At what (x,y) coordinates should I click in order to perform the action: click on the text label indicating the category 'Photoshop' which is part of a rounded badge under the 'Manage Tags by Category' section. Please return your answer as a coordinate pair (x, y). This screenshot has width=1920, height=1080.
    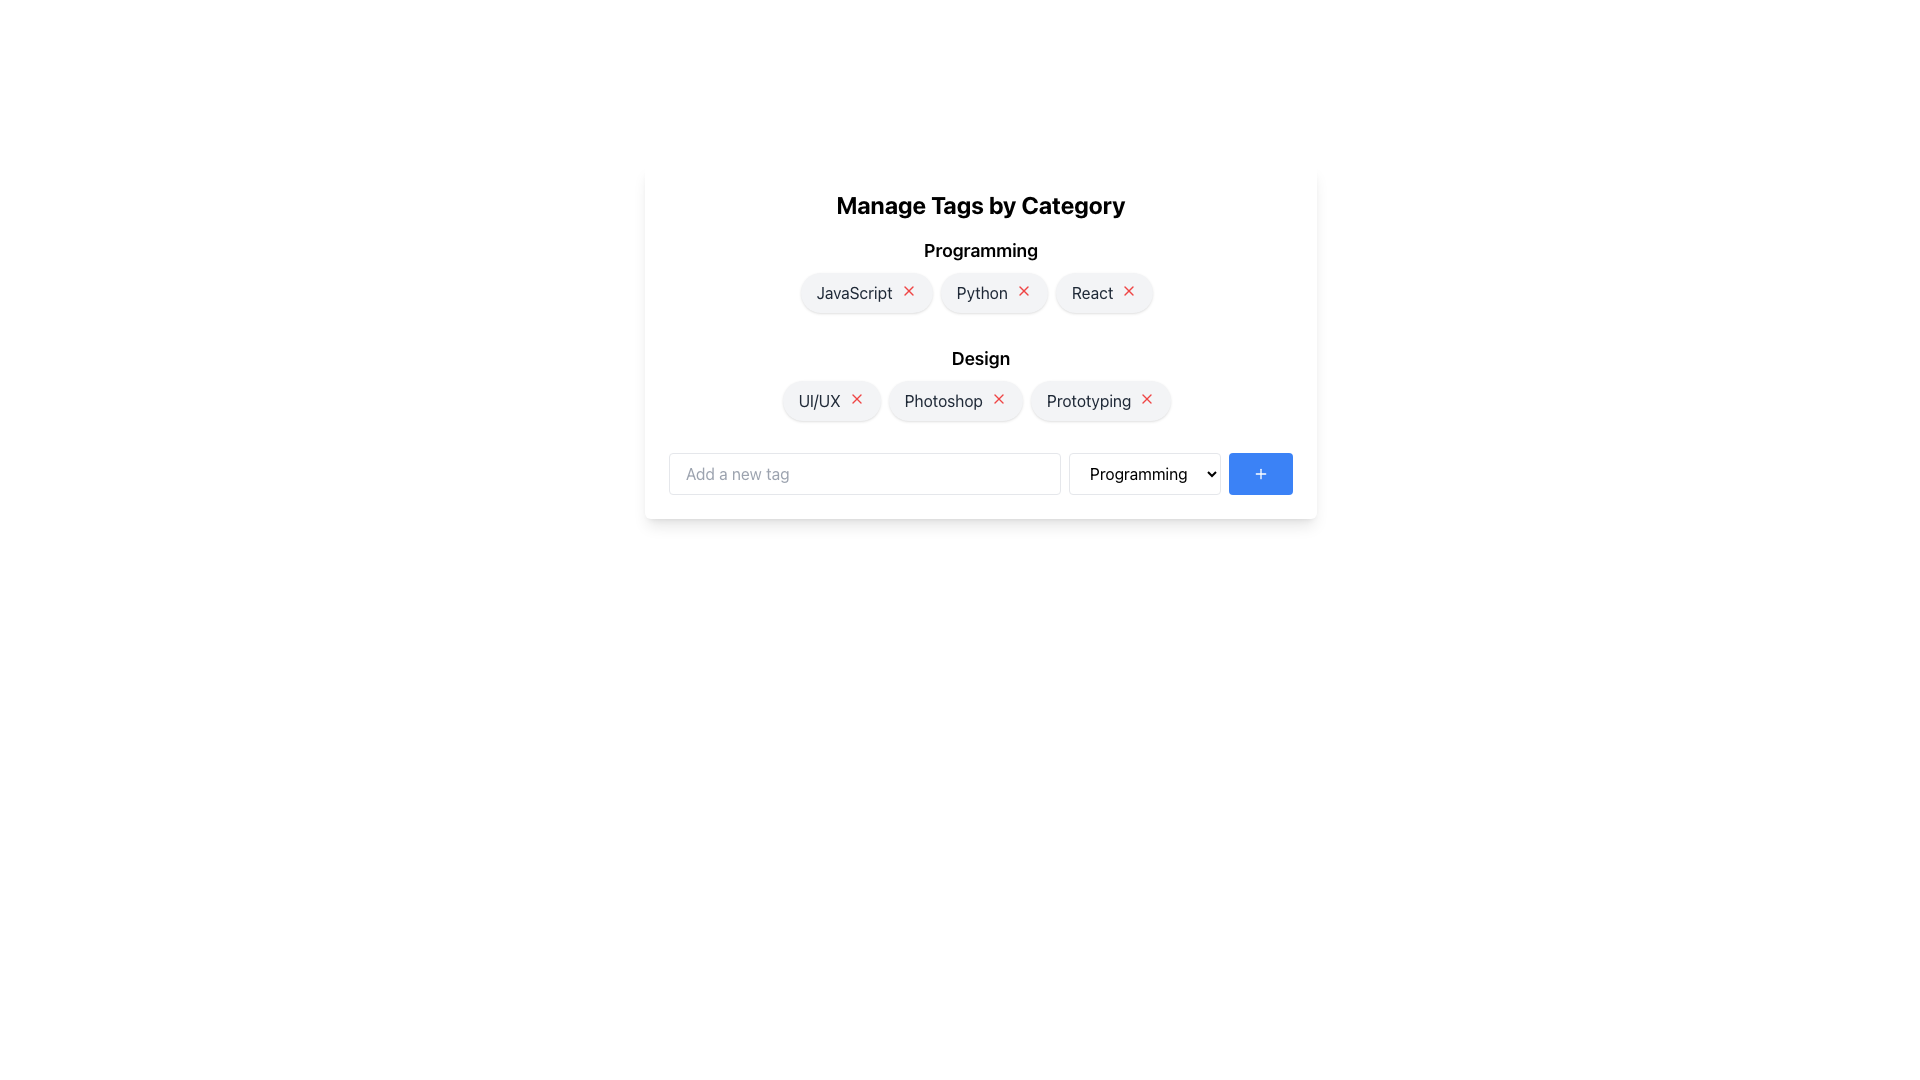
    Looking at the image, I should click on (942, 401).